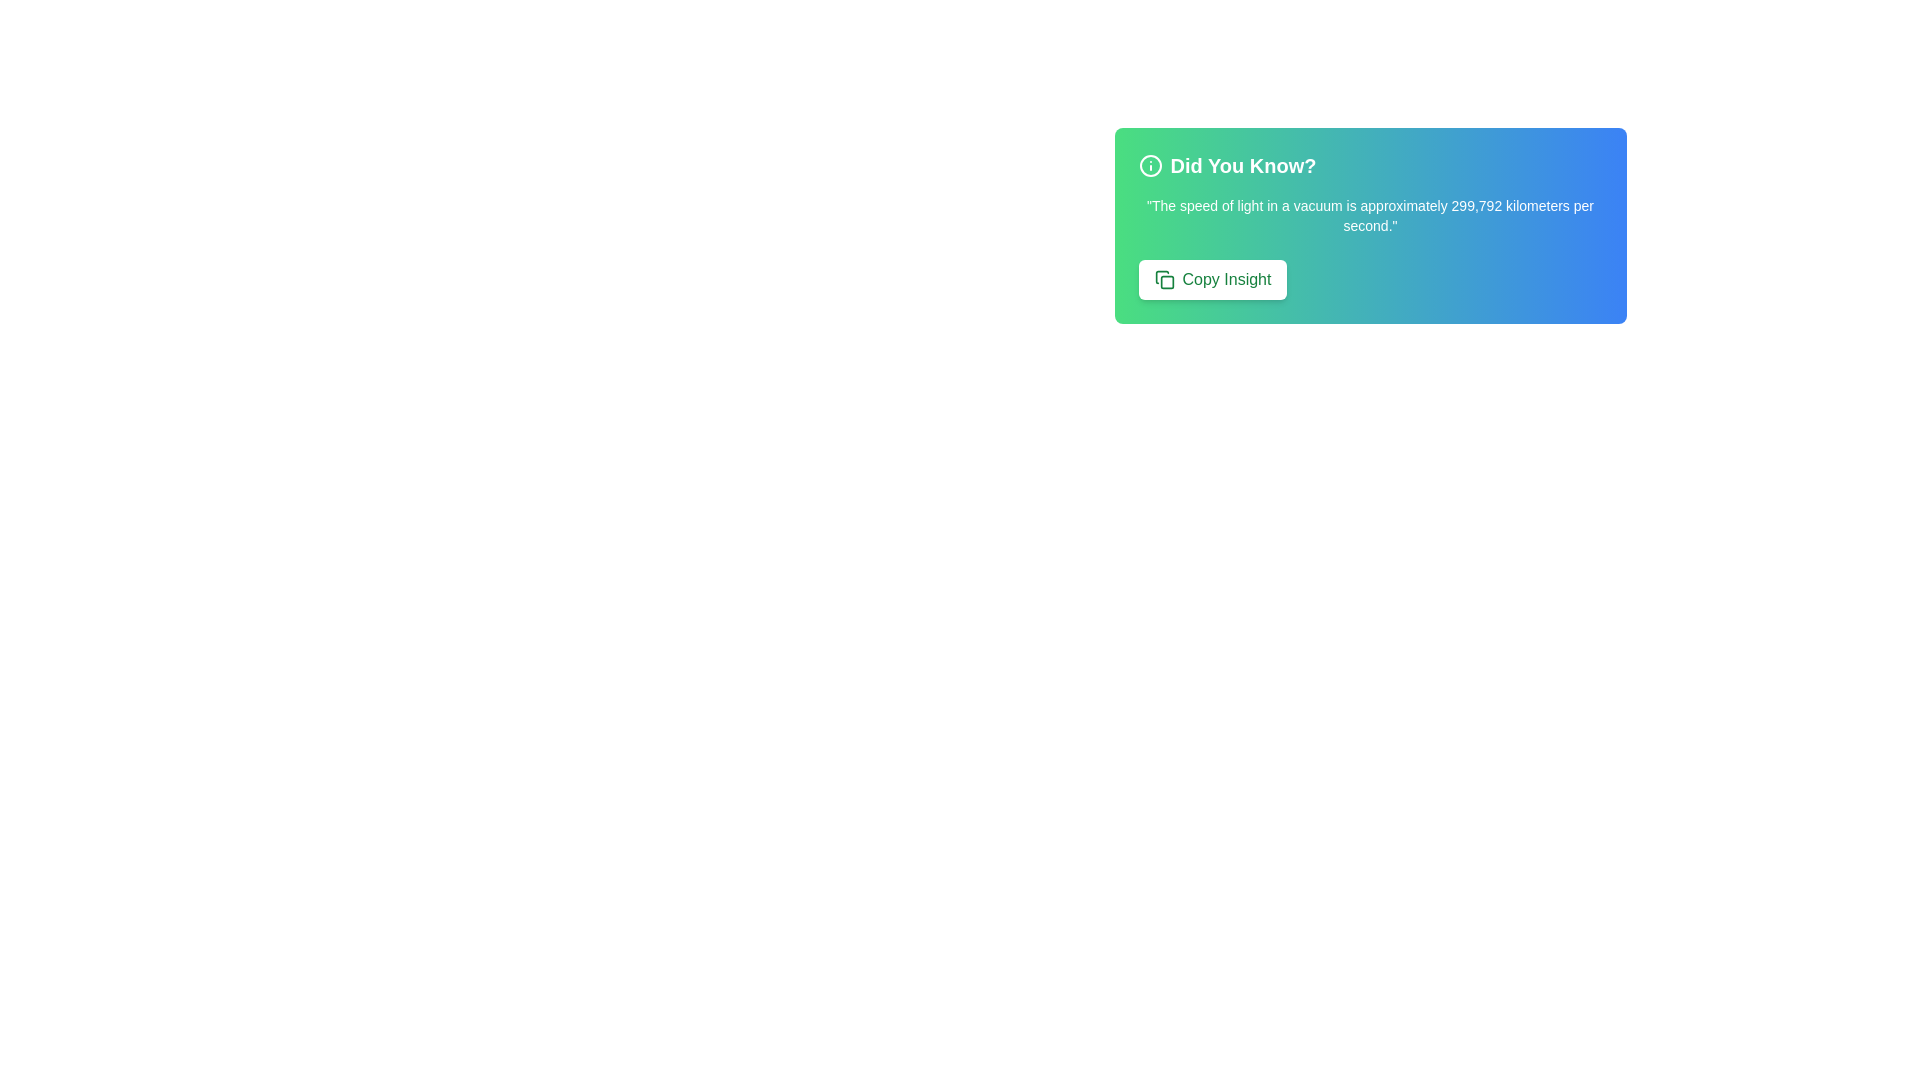 This screenshot has width=1920, height=1080. I want to click on the green overlapping square icon located to the left of the 'Copy Insight' text within the button below the 'Did You Know?' section, so click(1164, 280).